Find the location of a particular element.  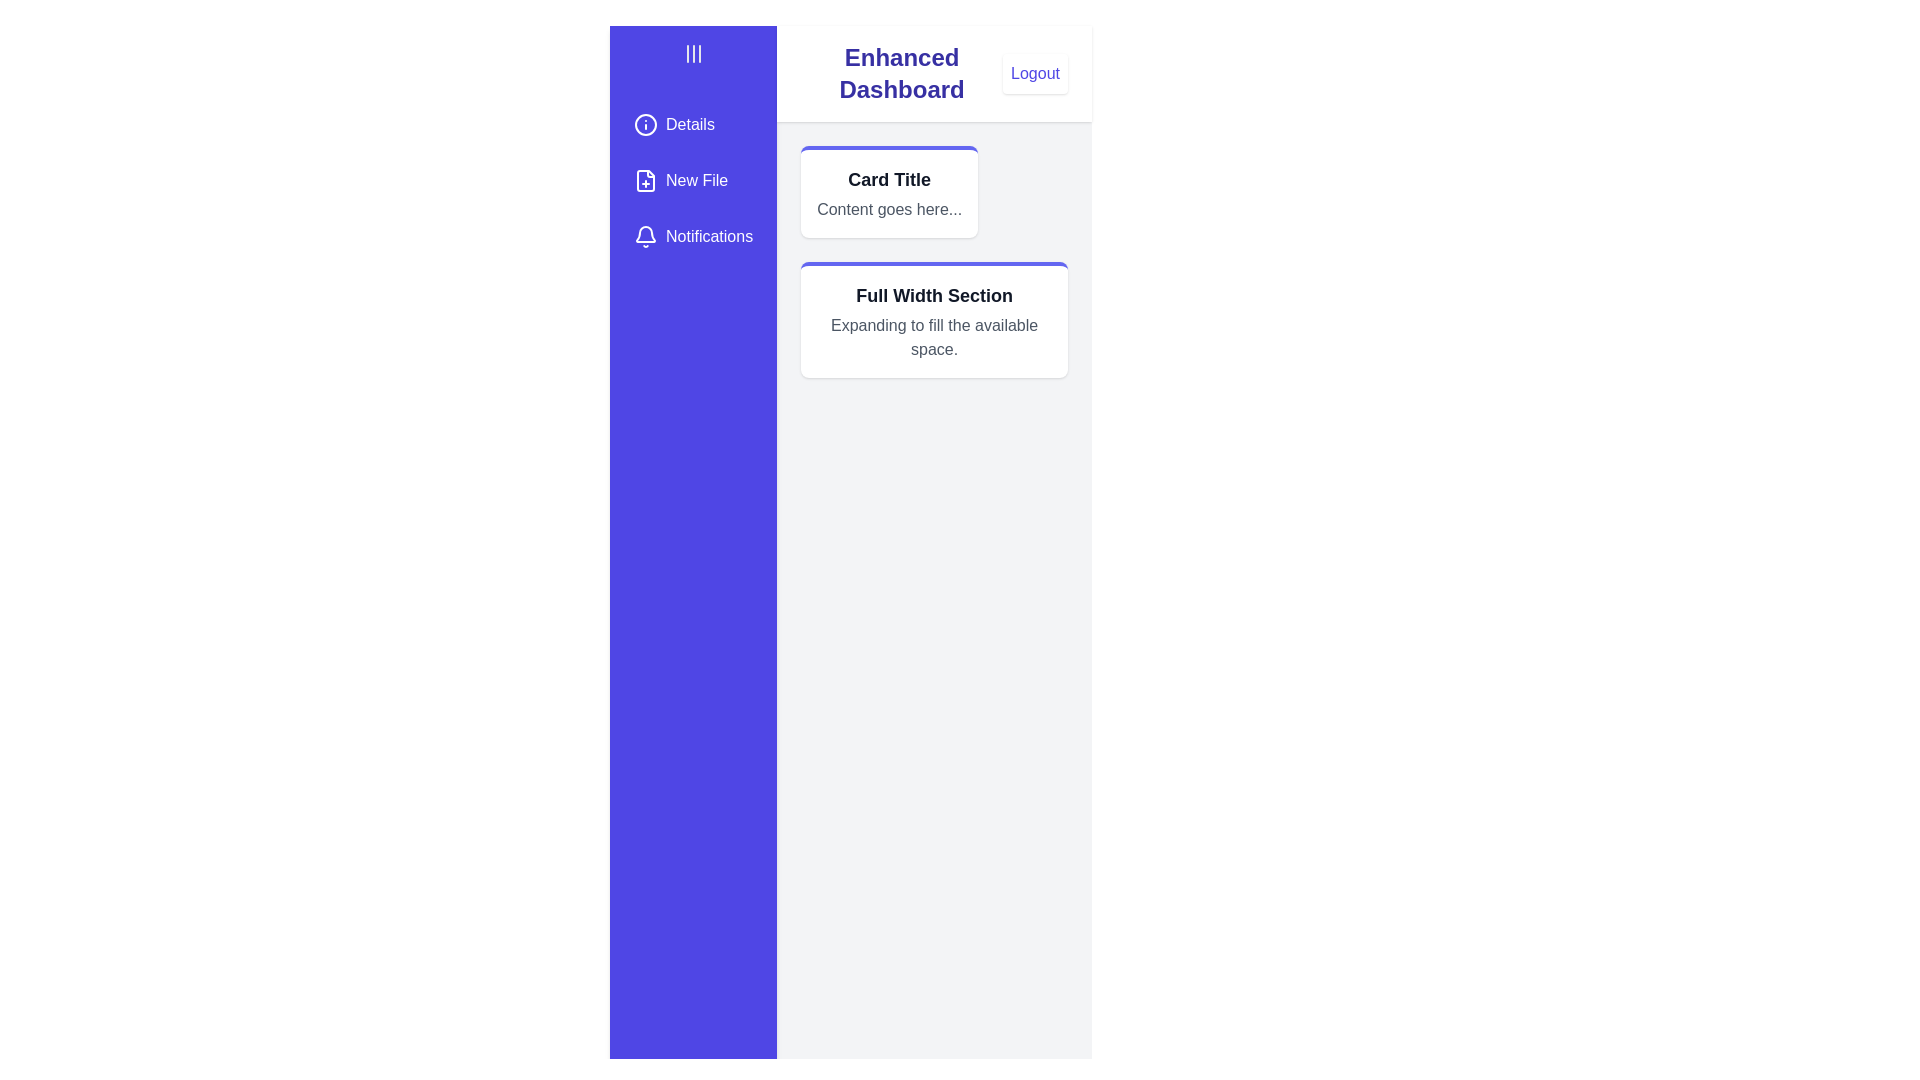

the Text label that serves as a title or heading for the dashboard interface, located at the top of the main content area, adjacent to the header is located at coordinates (901, 72).